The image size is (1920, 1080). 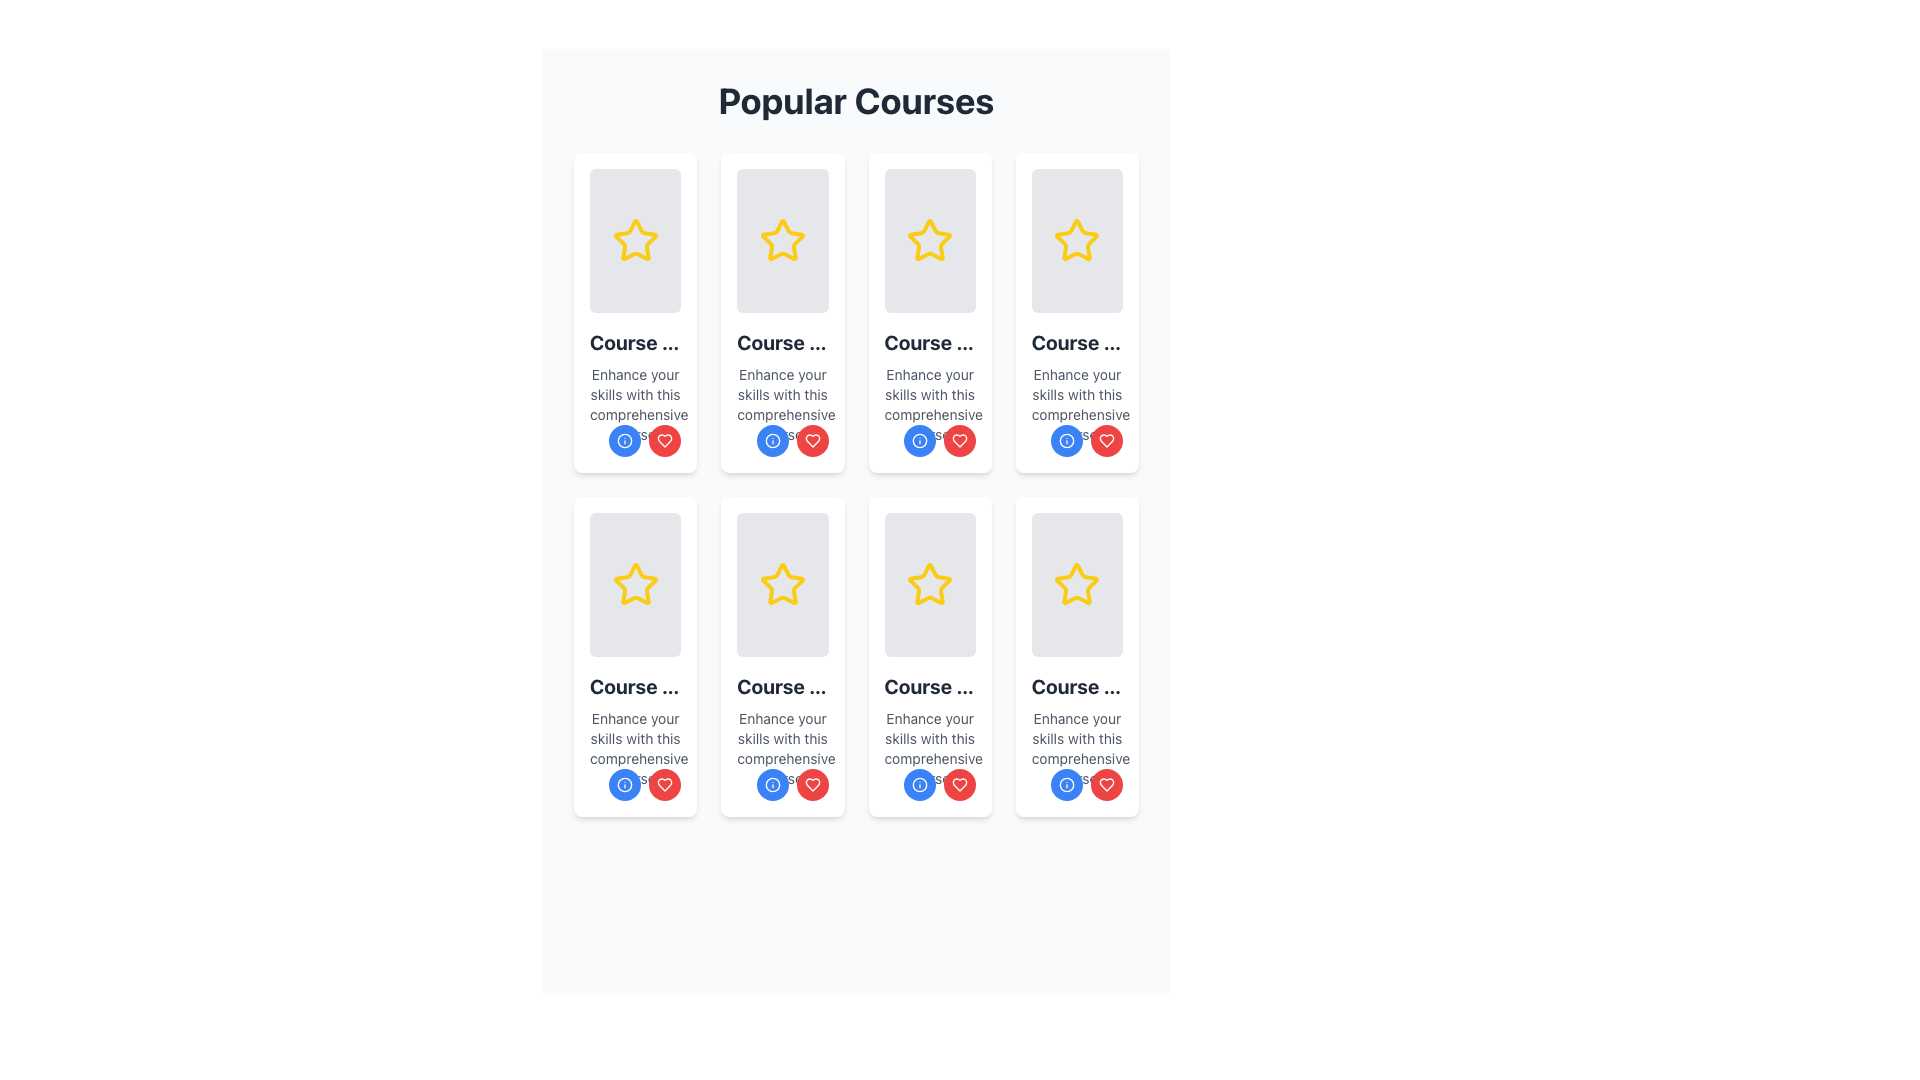 I want to click on the visual placeholder located in the third column of the first row under 'Popular Courses', positioned above the course title and description, so click(x=929, y=239).